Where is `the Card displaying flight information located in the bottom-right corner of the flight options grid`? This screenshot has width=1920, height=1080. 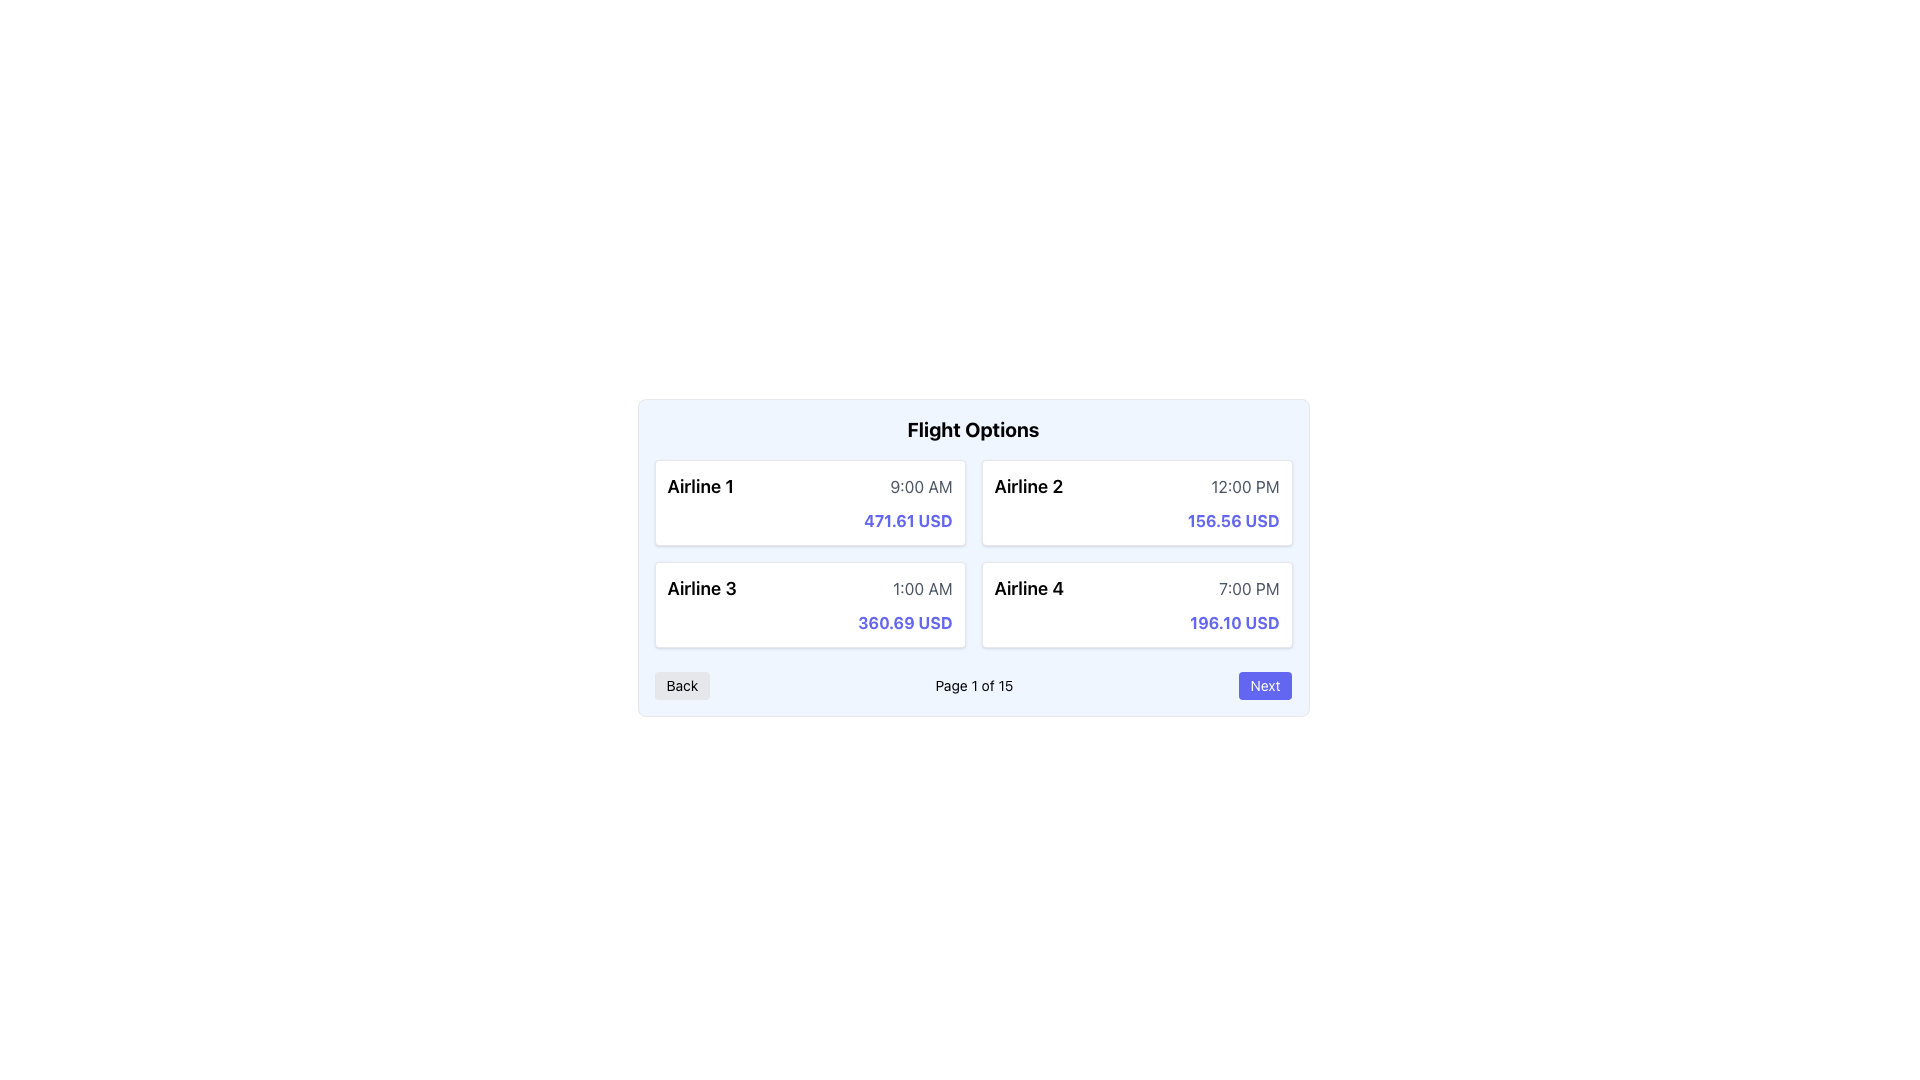
the Card displaying flight information located in the bottom-right corner of the flight options grid is located at coordinates (1137, 604).